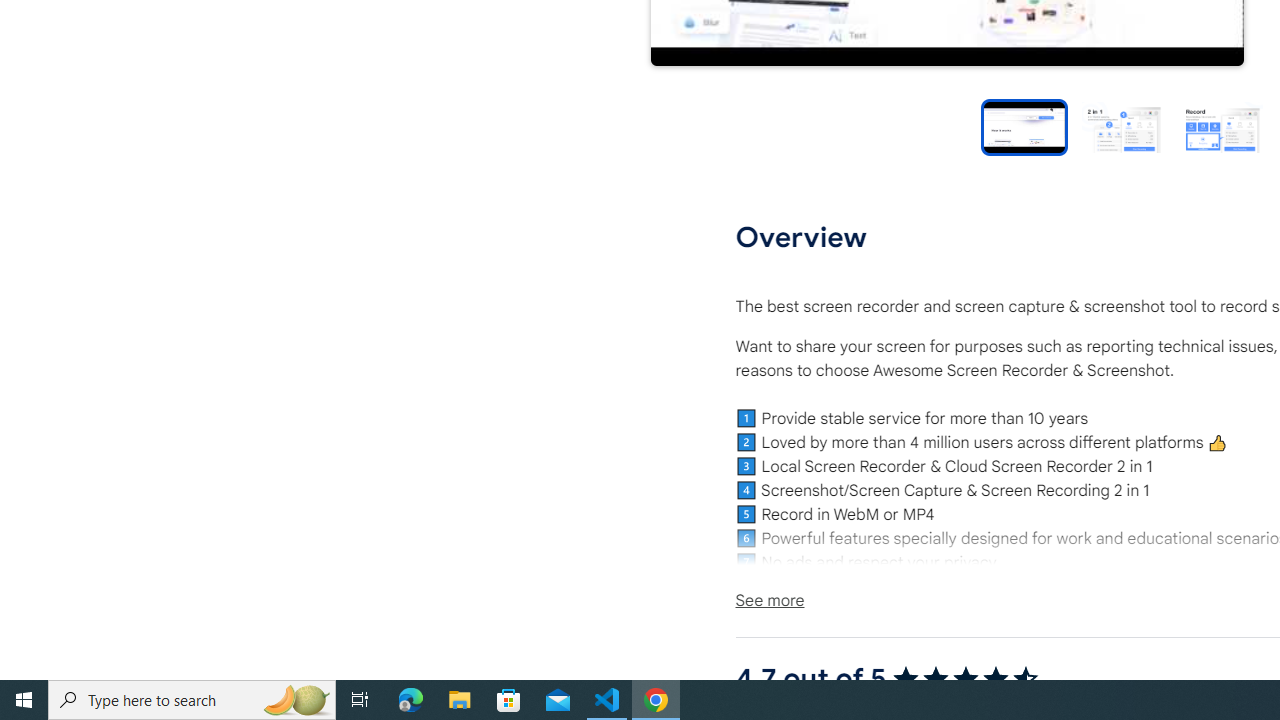 This screenshot has height=720, width=1280. I want to click on 'Preview slide 1', so click(1024, 126).